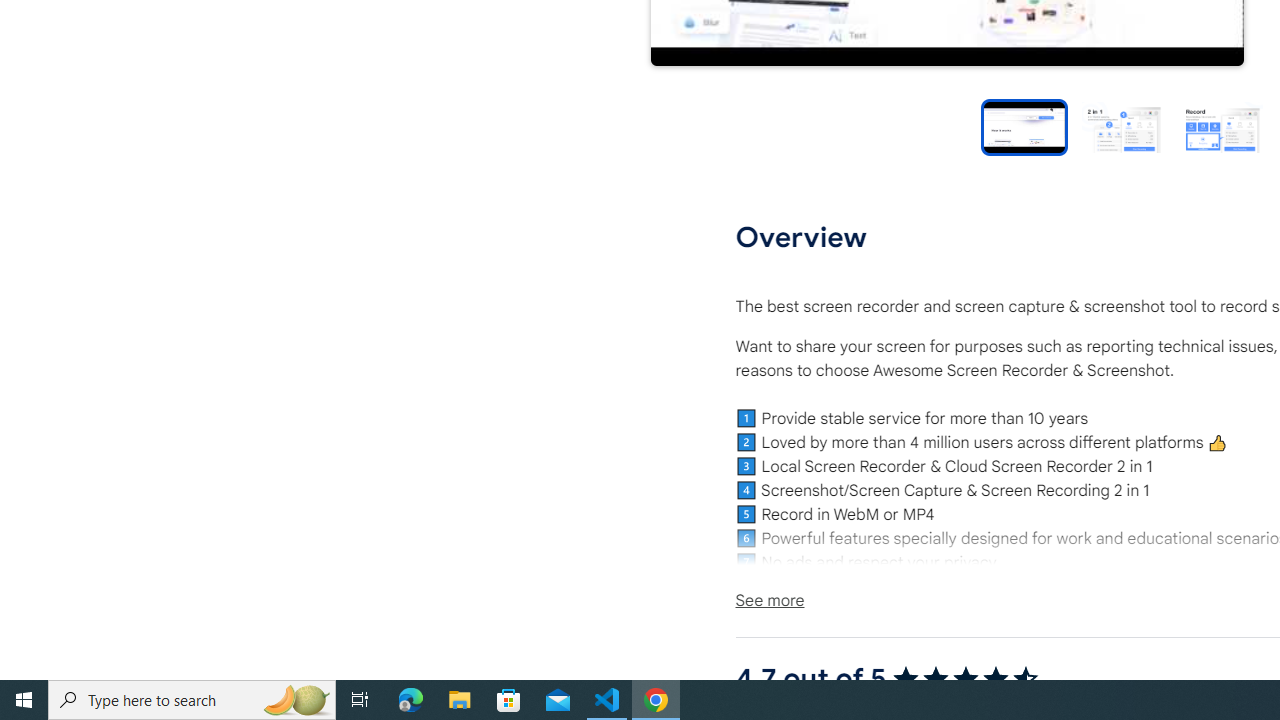 This screenshot has height=720, width=1280. I want to click on 'Preview slide 1', so click(1024, 126).